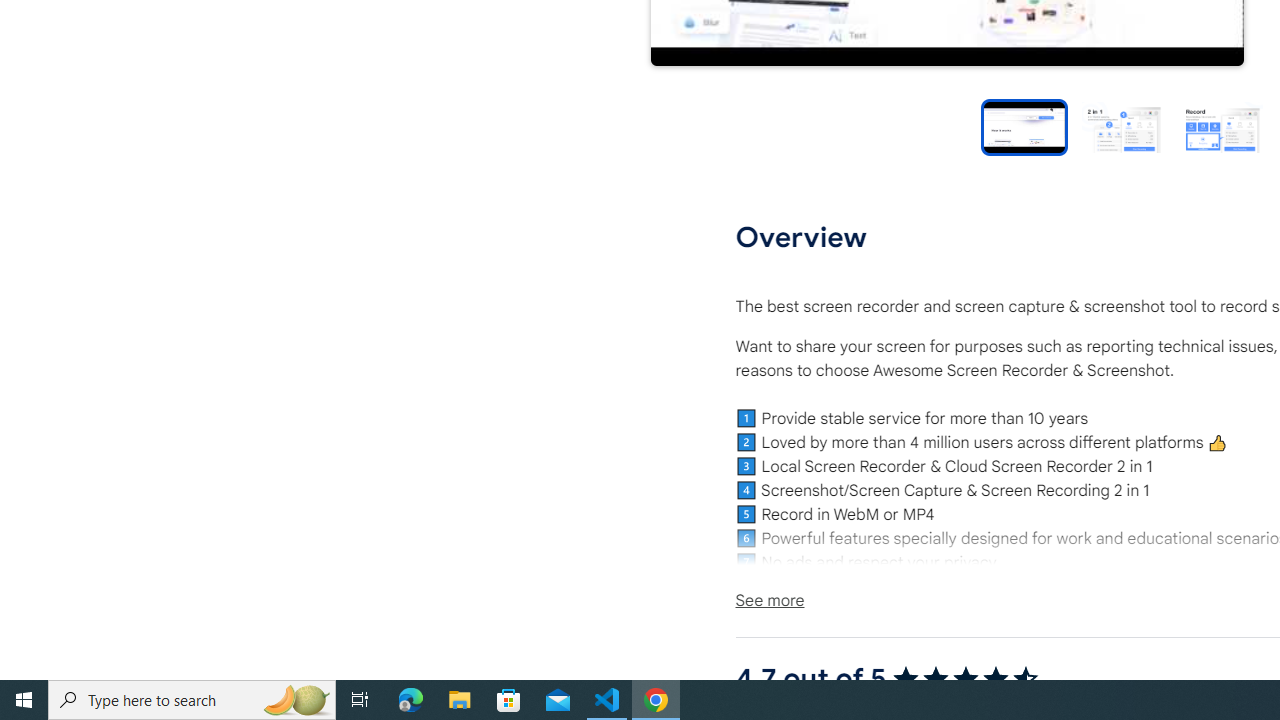 This screenshot has height=720, width=1280. I want to click on 'Preview slide 1', so click(1024, 126).